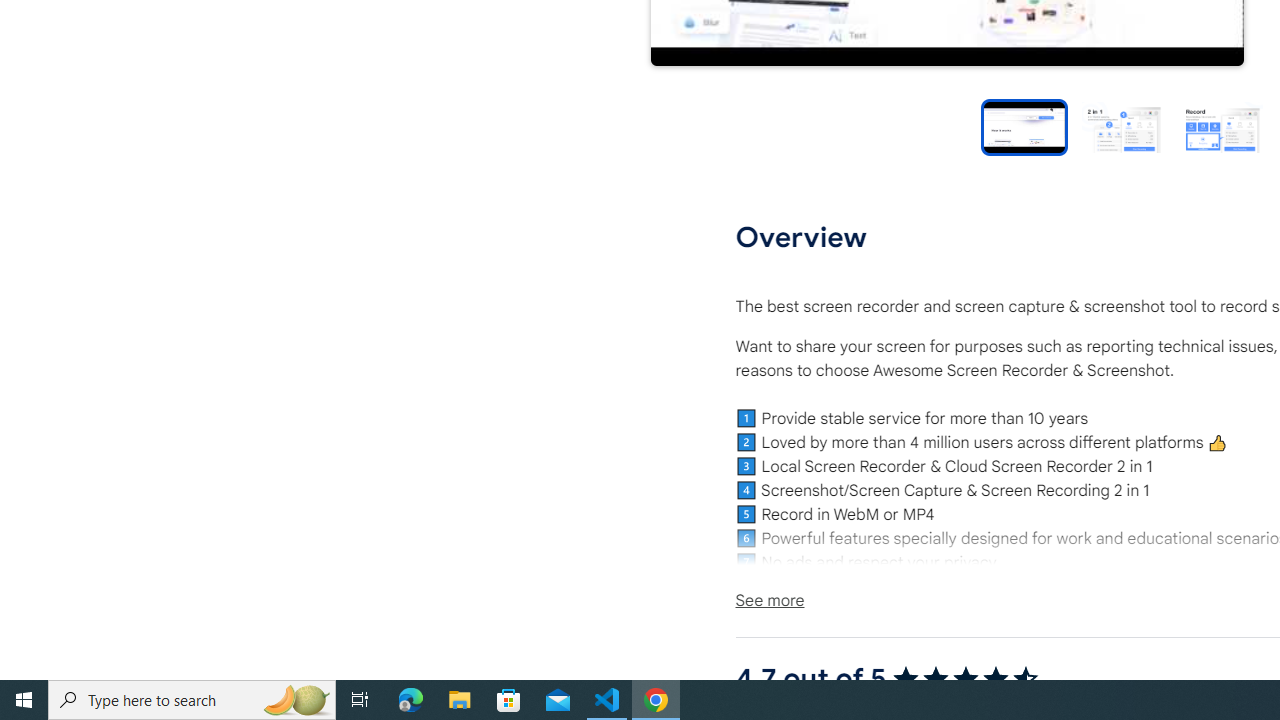 This screenshot has height=720, width=1280. I want to click on 'Preview slide 1', so click(1024, 126).